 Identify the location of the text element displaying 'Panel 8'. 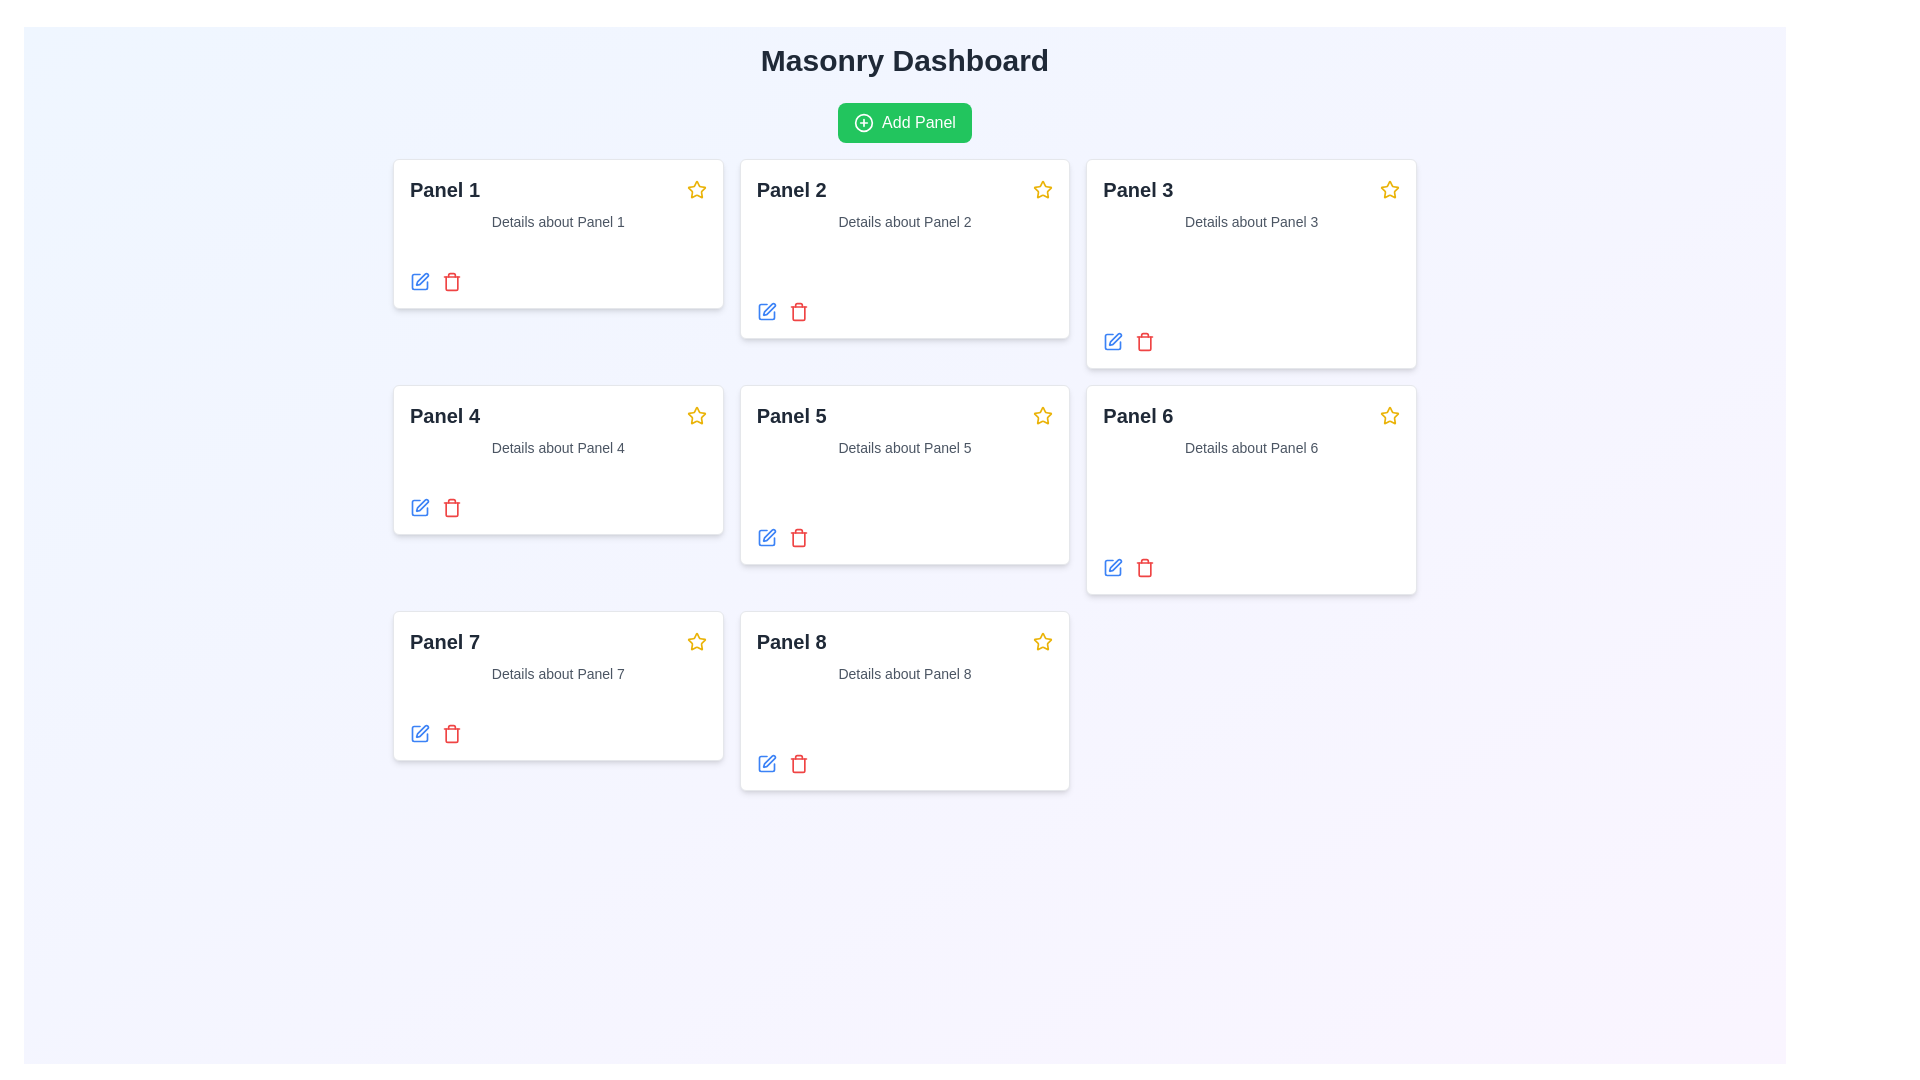
(790, 641).